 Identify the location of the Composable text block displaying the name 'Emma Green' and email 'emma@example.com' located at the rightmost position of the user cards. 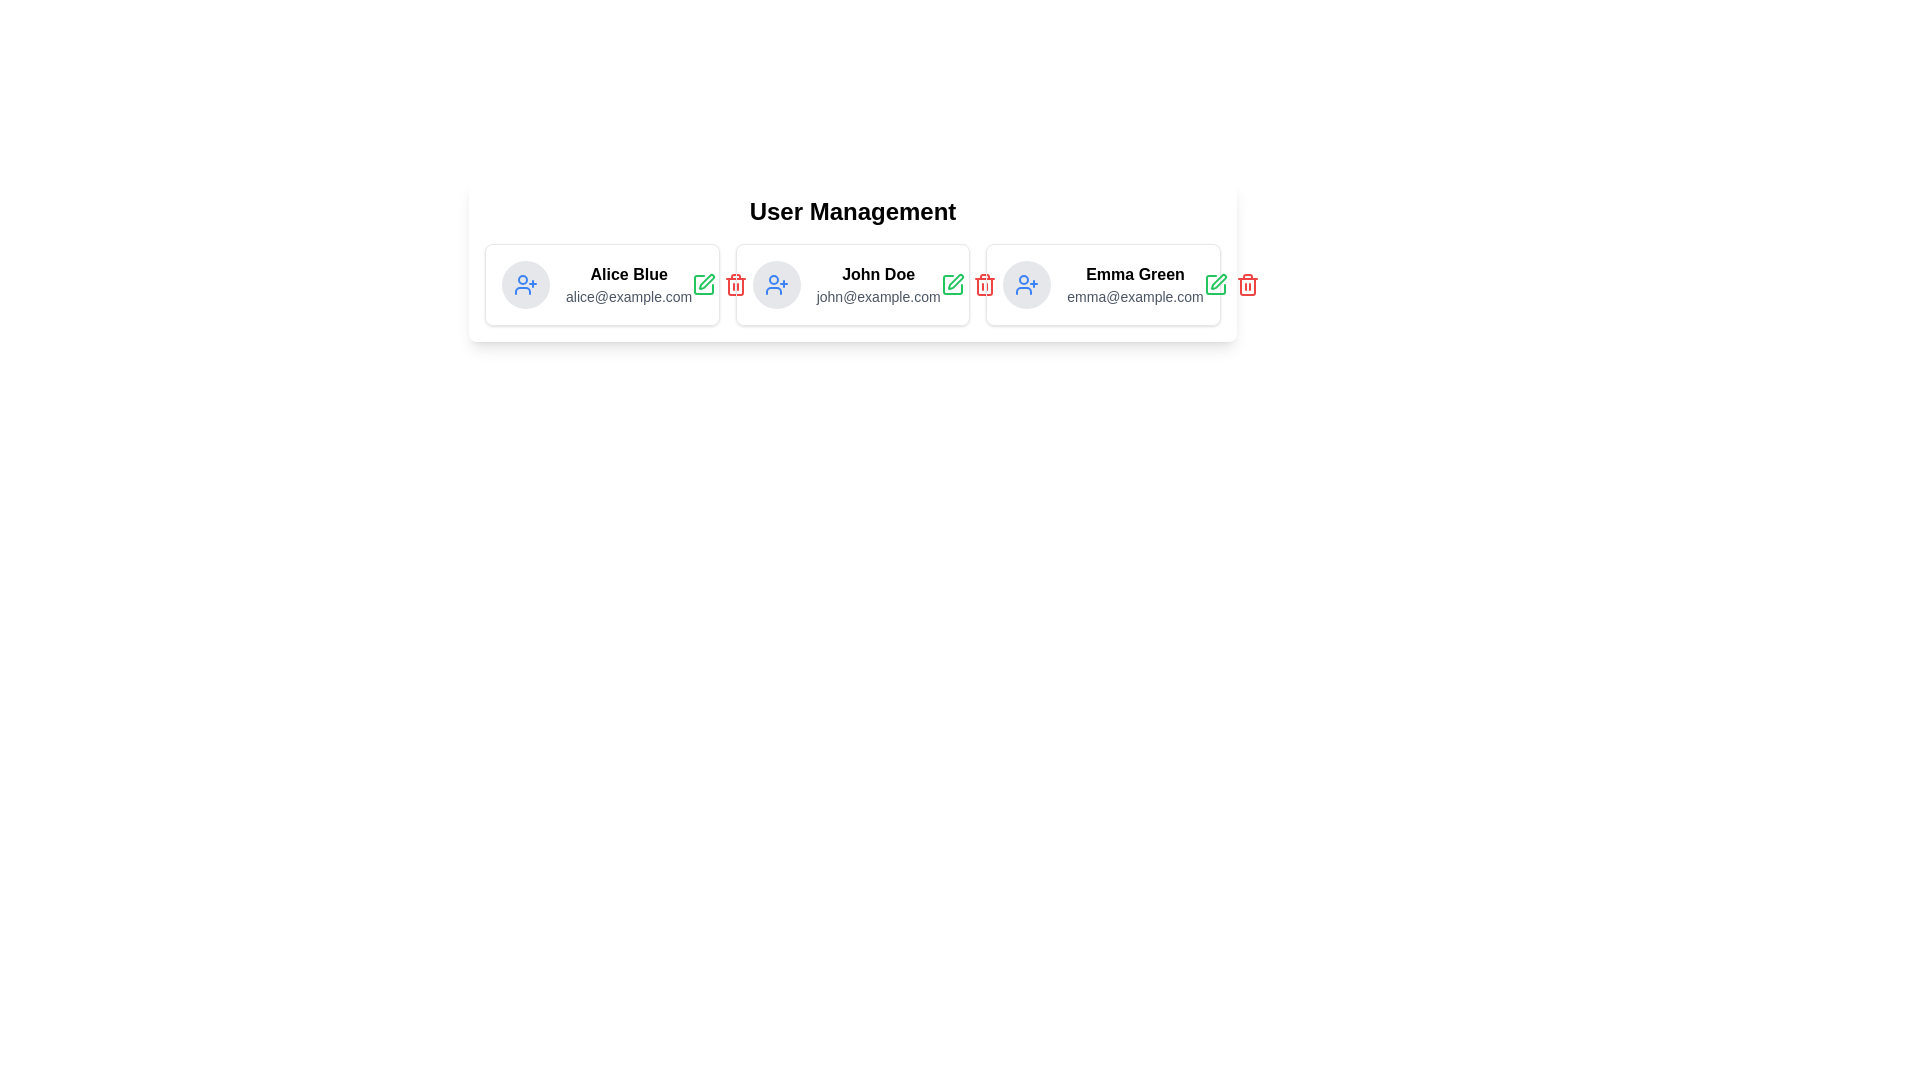
(1135, 285).